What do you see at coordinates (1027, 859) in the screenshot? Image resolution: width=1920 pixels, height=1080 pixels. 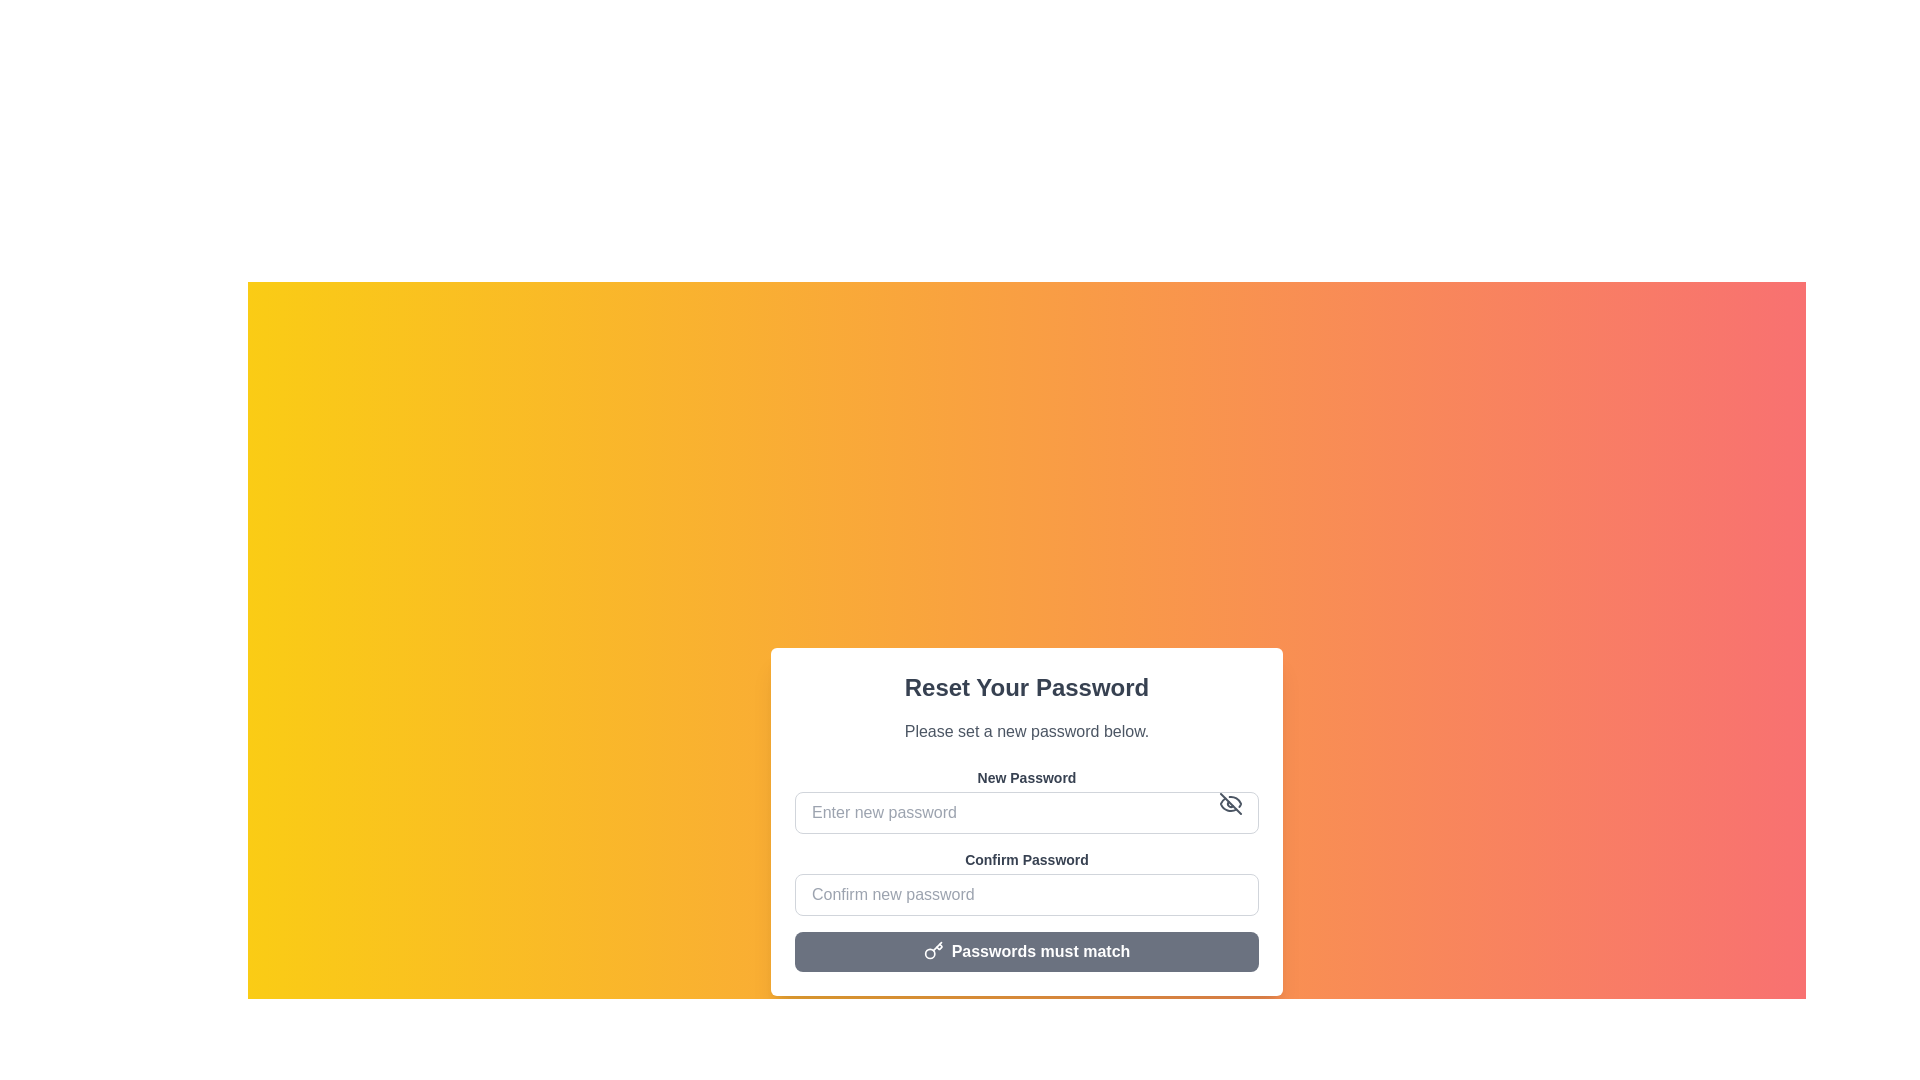 I see `the label associated with the password confirmation input field in the 'Reset Your Password' form` at bounding box center [1027, 859].